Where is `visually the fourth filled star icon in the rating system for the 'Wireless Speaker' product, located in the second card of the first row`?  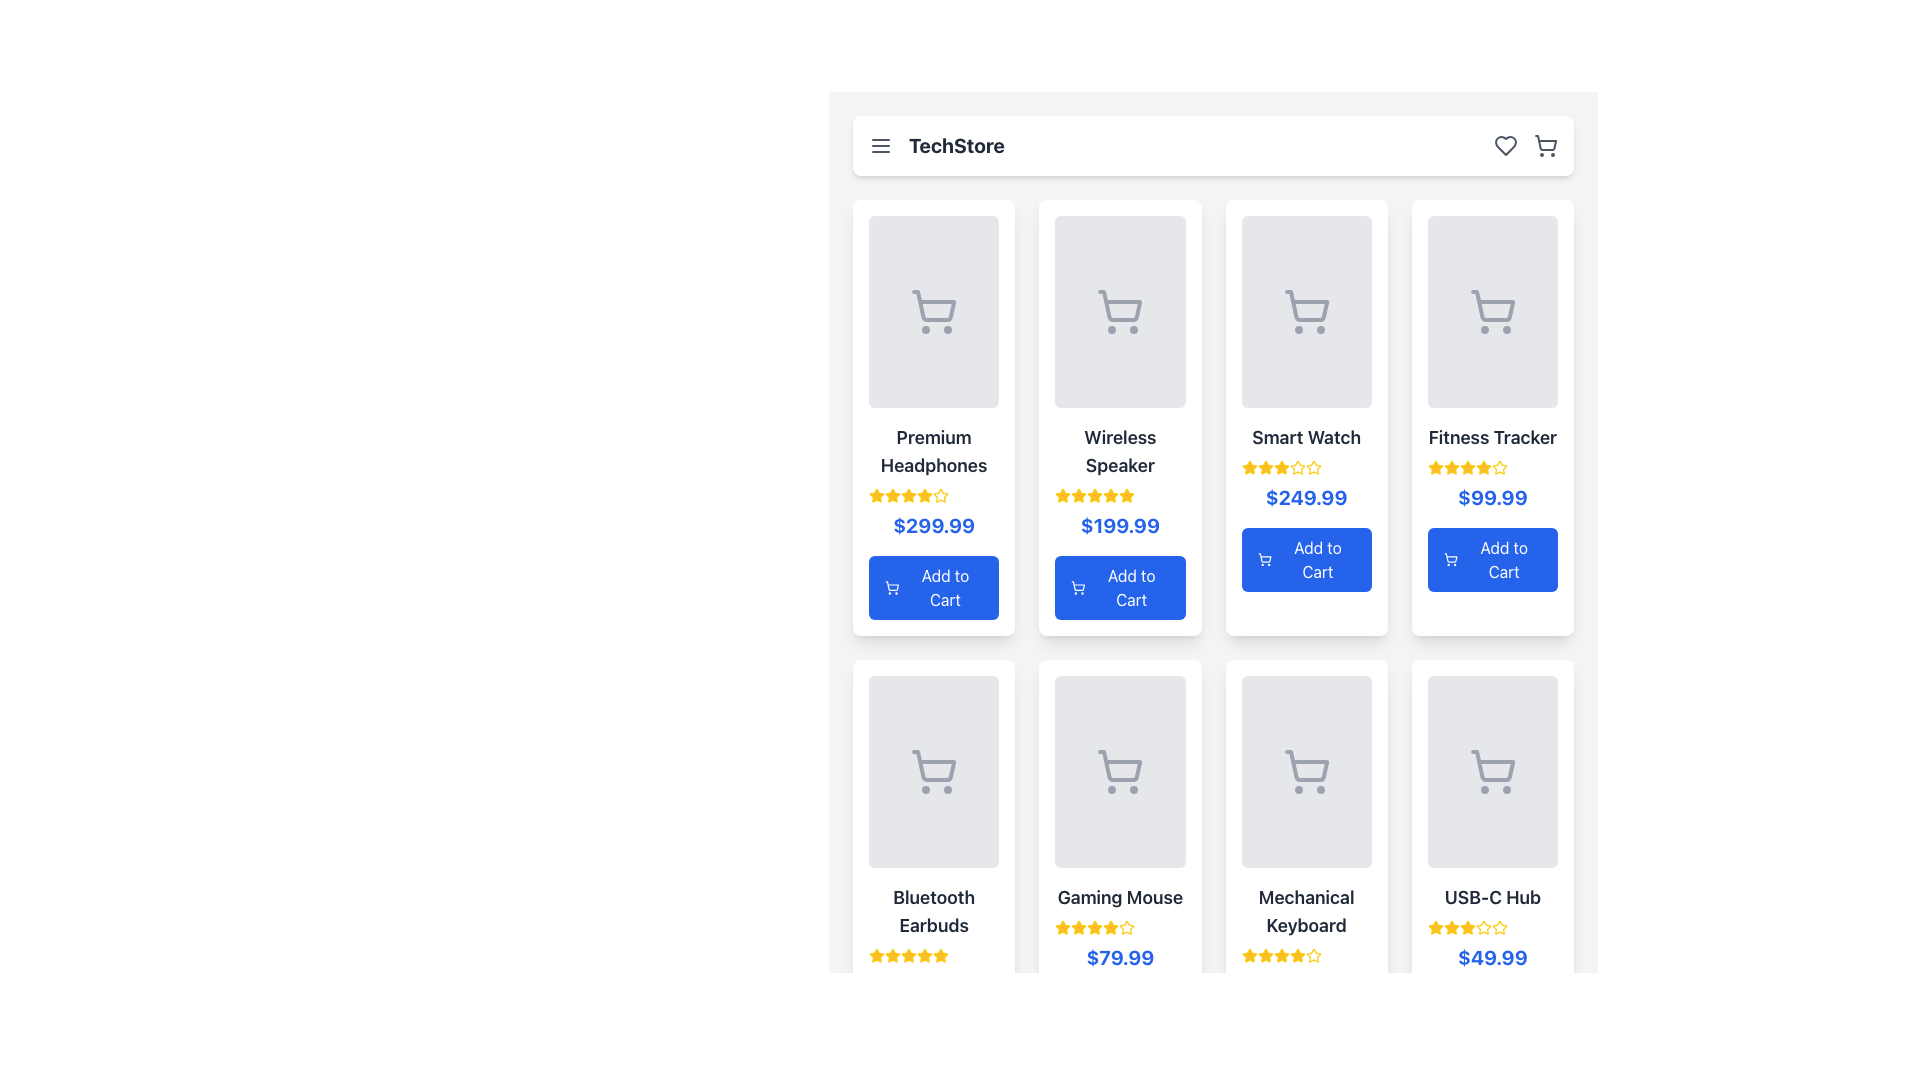 visually the fourth filled star icon in the rating system for the 'Wireless Speaker' product, located in the second card of the first row is located at coordinates (1094, 495).